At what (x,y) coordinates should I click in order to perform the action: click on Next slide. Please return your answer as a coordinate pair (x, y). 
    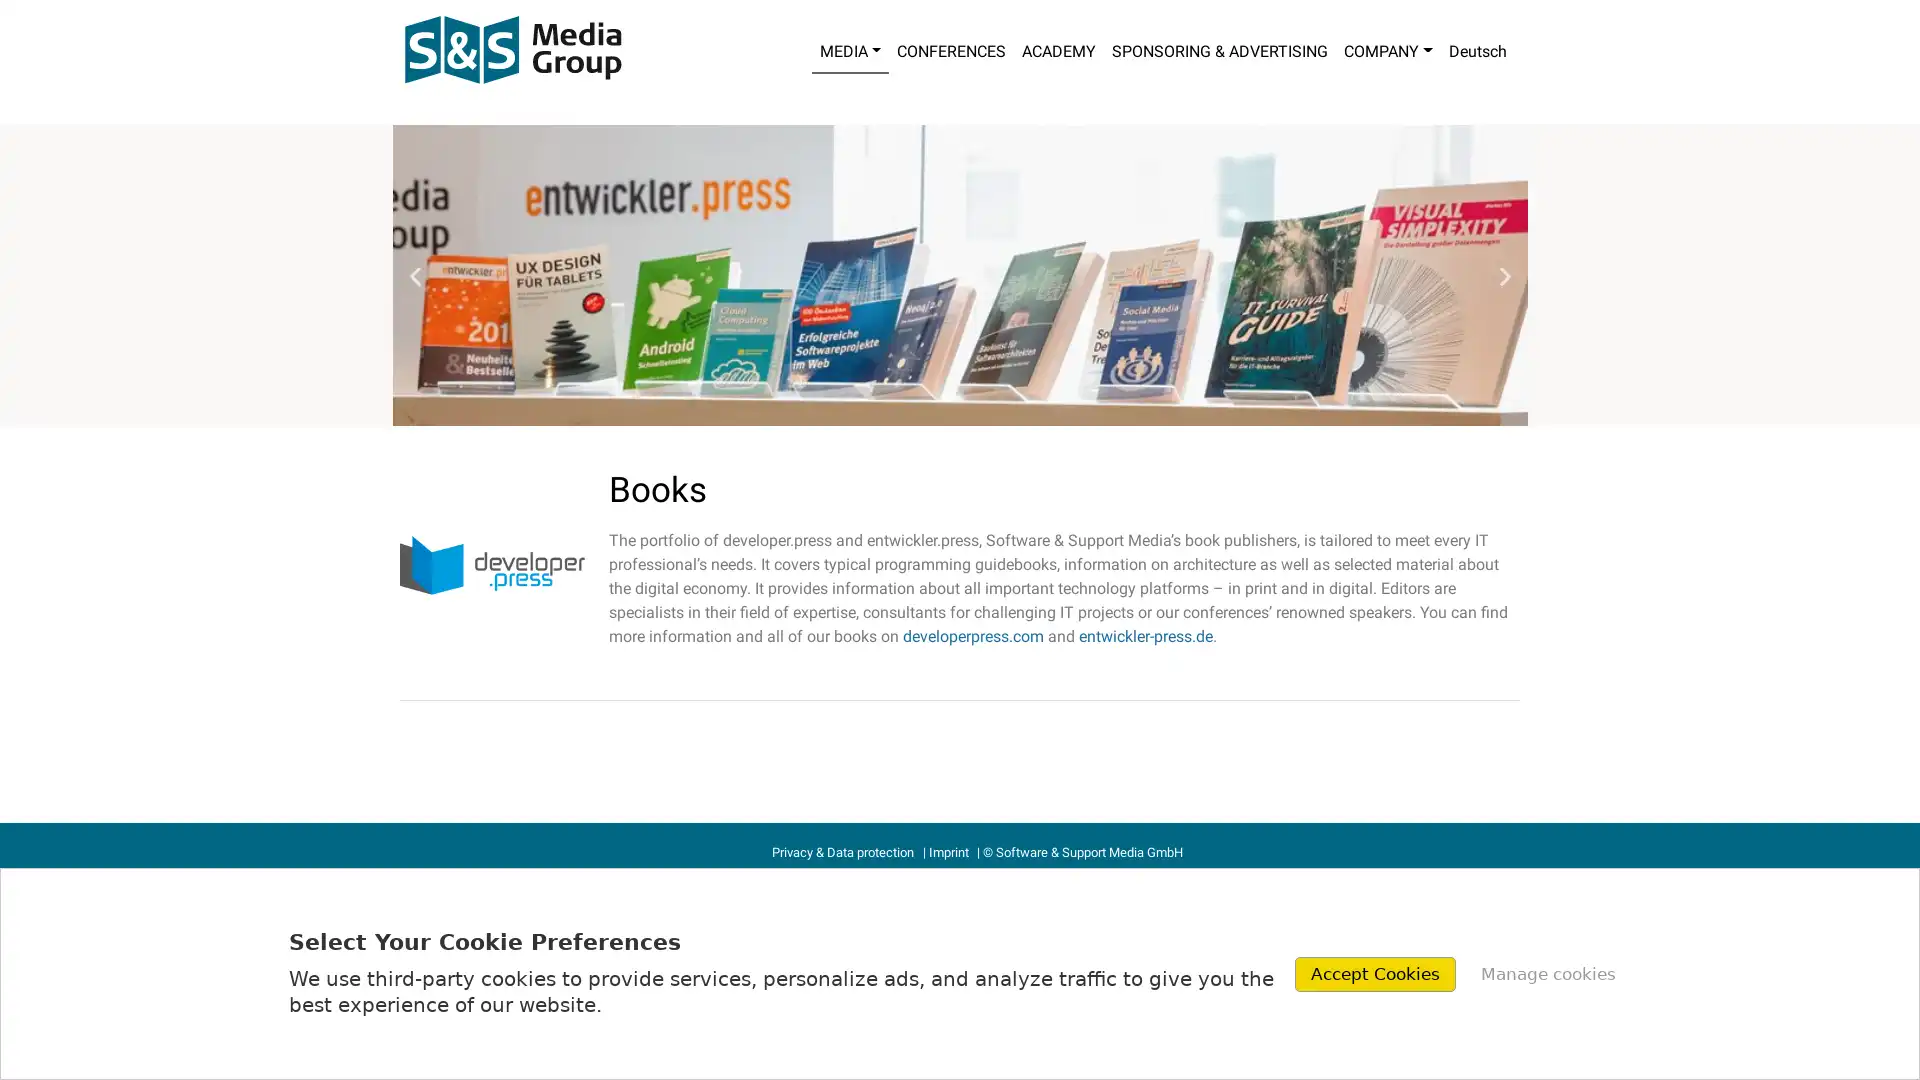
    Looking at the image, I should click on (1504, 275).